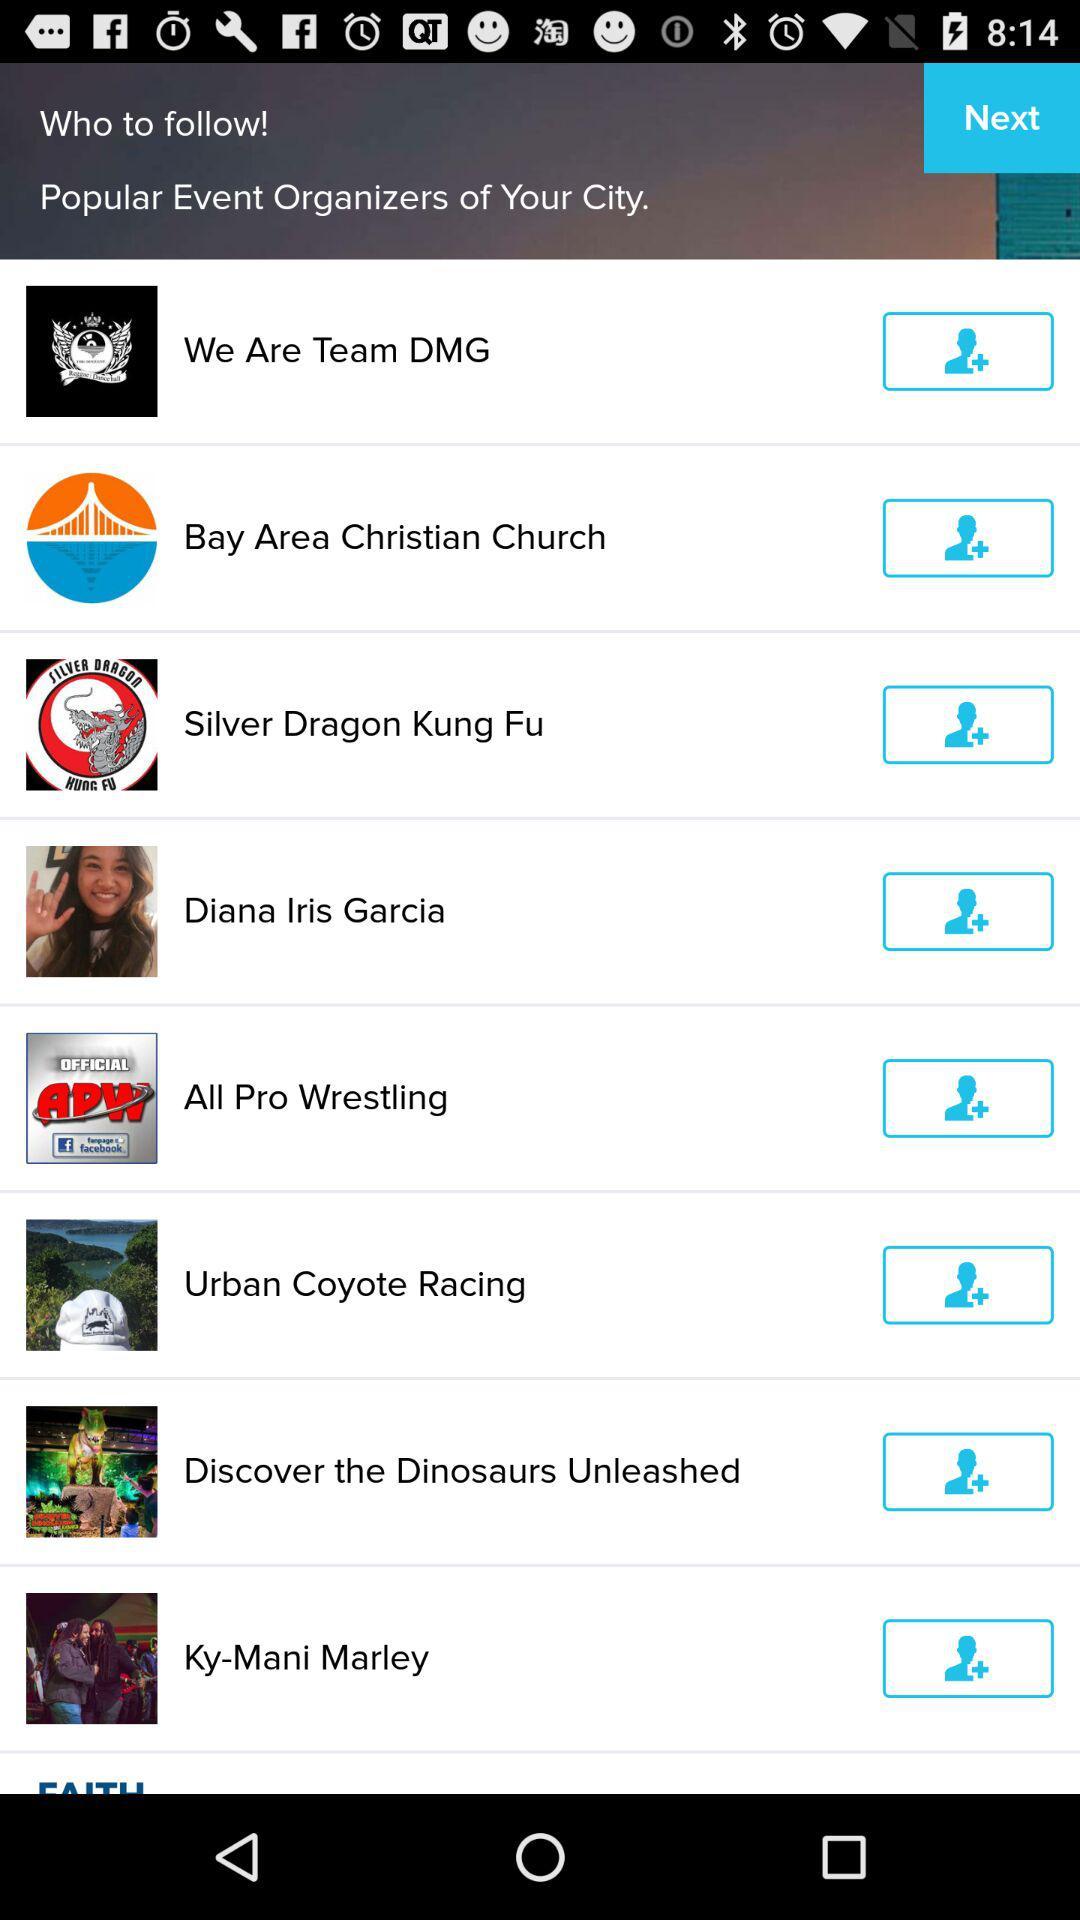 The height and width of the screenshot is (1920, 1080). Describe the element at coordinates (519, 910) in the screenshot. I see `the app above all pro wrestling icon` at that location.